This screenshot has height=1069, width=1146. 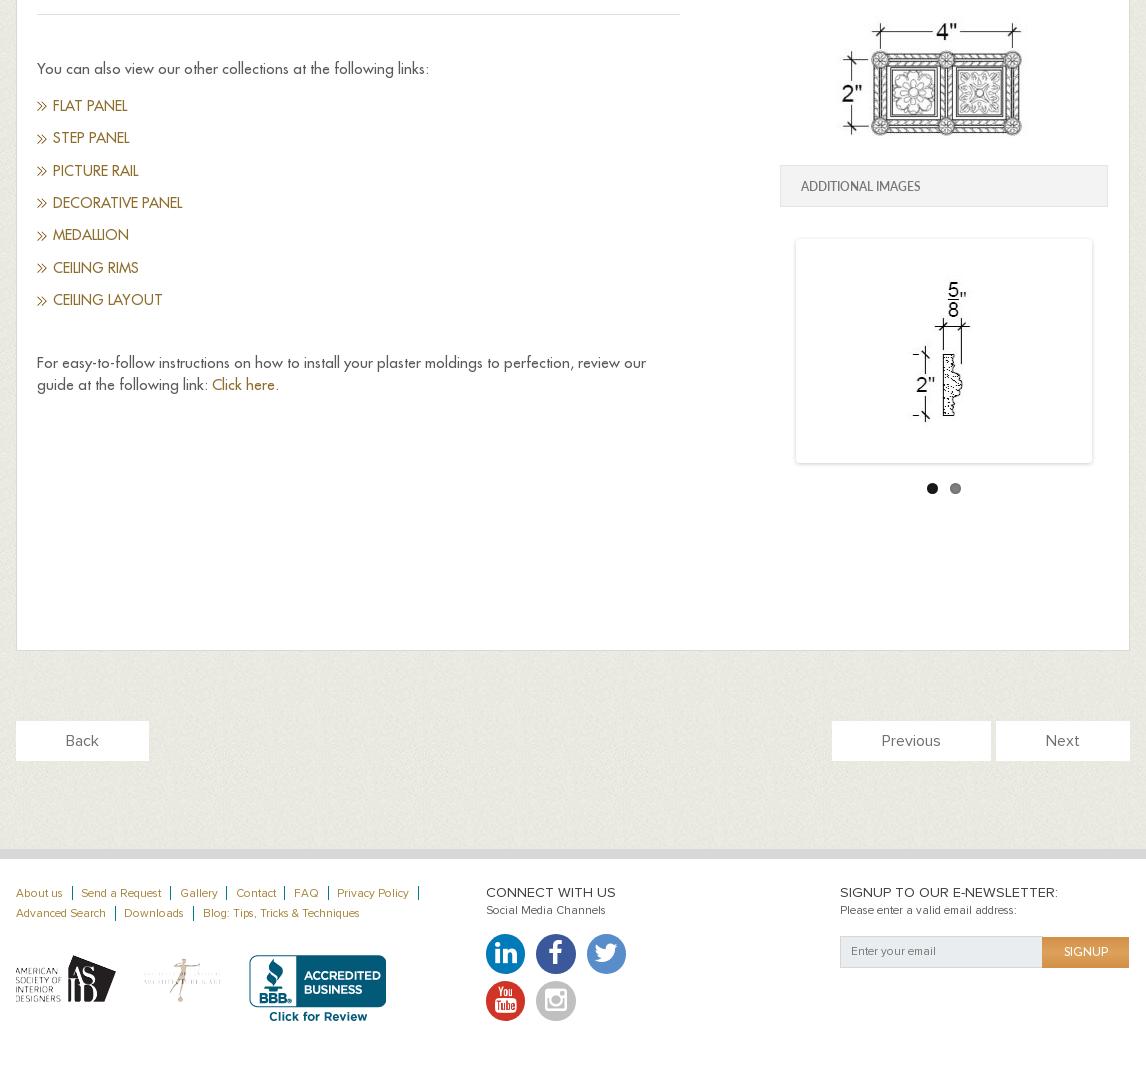 What do you see at coordinates (232, 68) in the screenshot?
I see `'You can also view our other collections at the following links:'` at bounding box center [232, 68].